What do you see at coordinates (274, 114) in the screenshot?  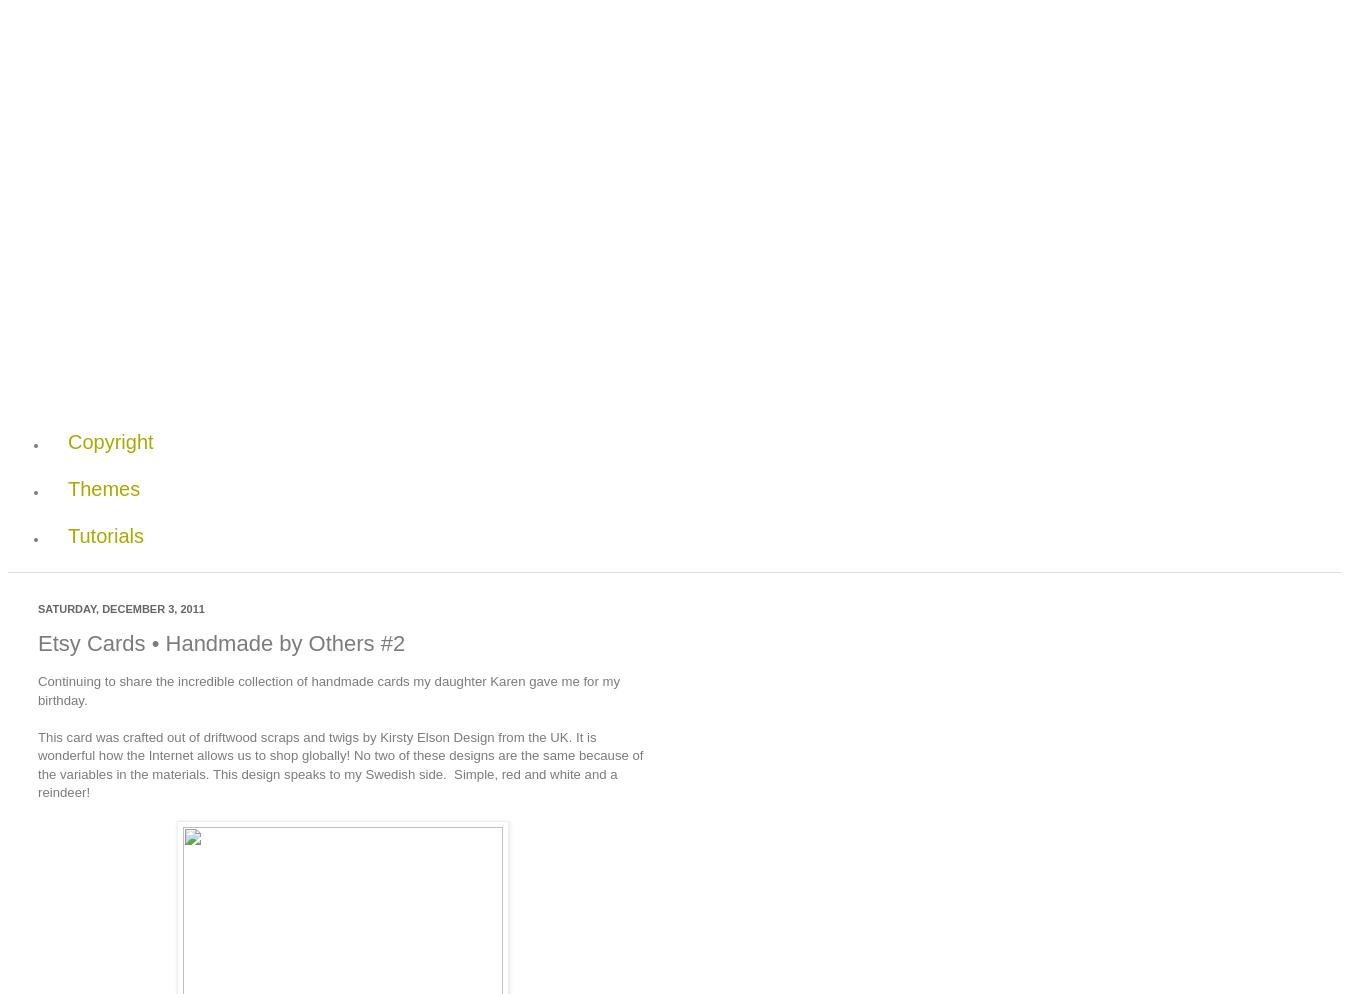 I see `'Ashbee Design'` at bounding box center [274, 114].